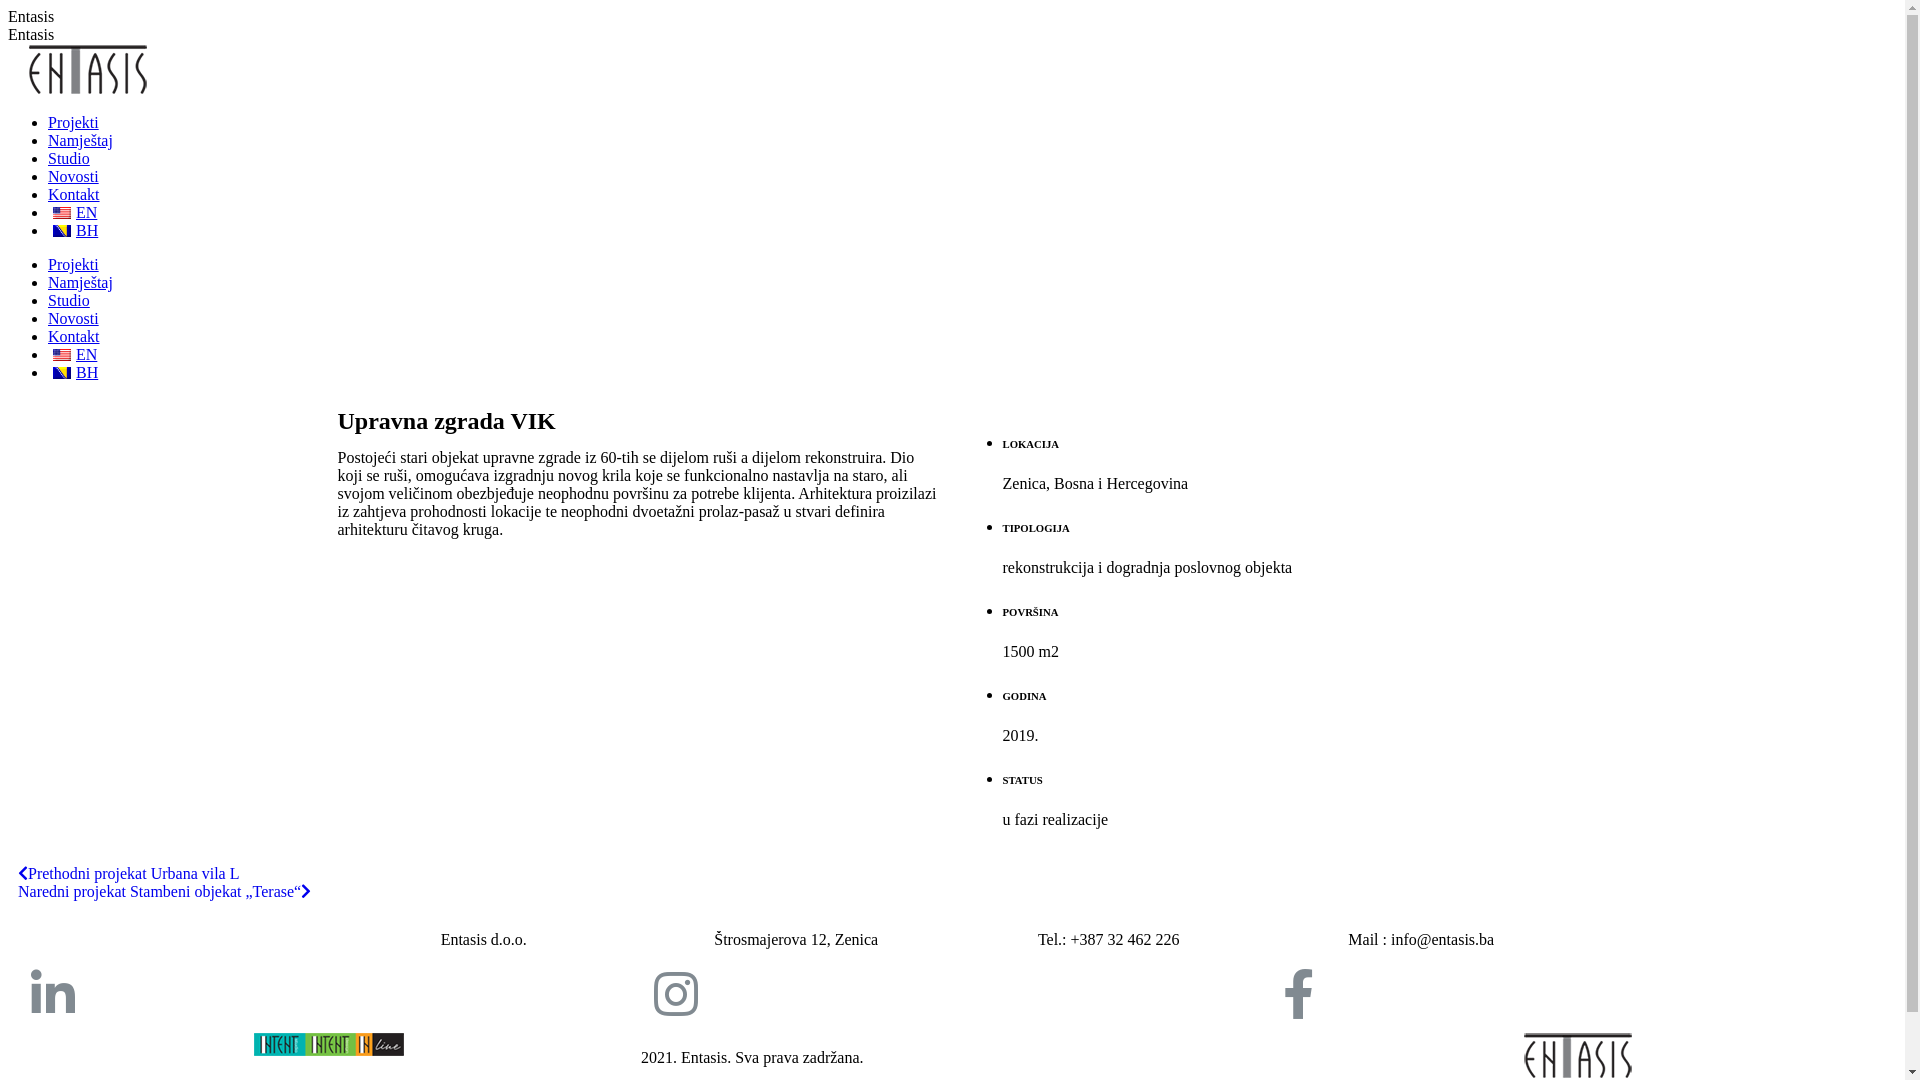 The image size is (1920, 1080). What do you see at coordinates (73, 122) in the screenshot?
I see `'Projekti'` at bounding box center [73, 122].